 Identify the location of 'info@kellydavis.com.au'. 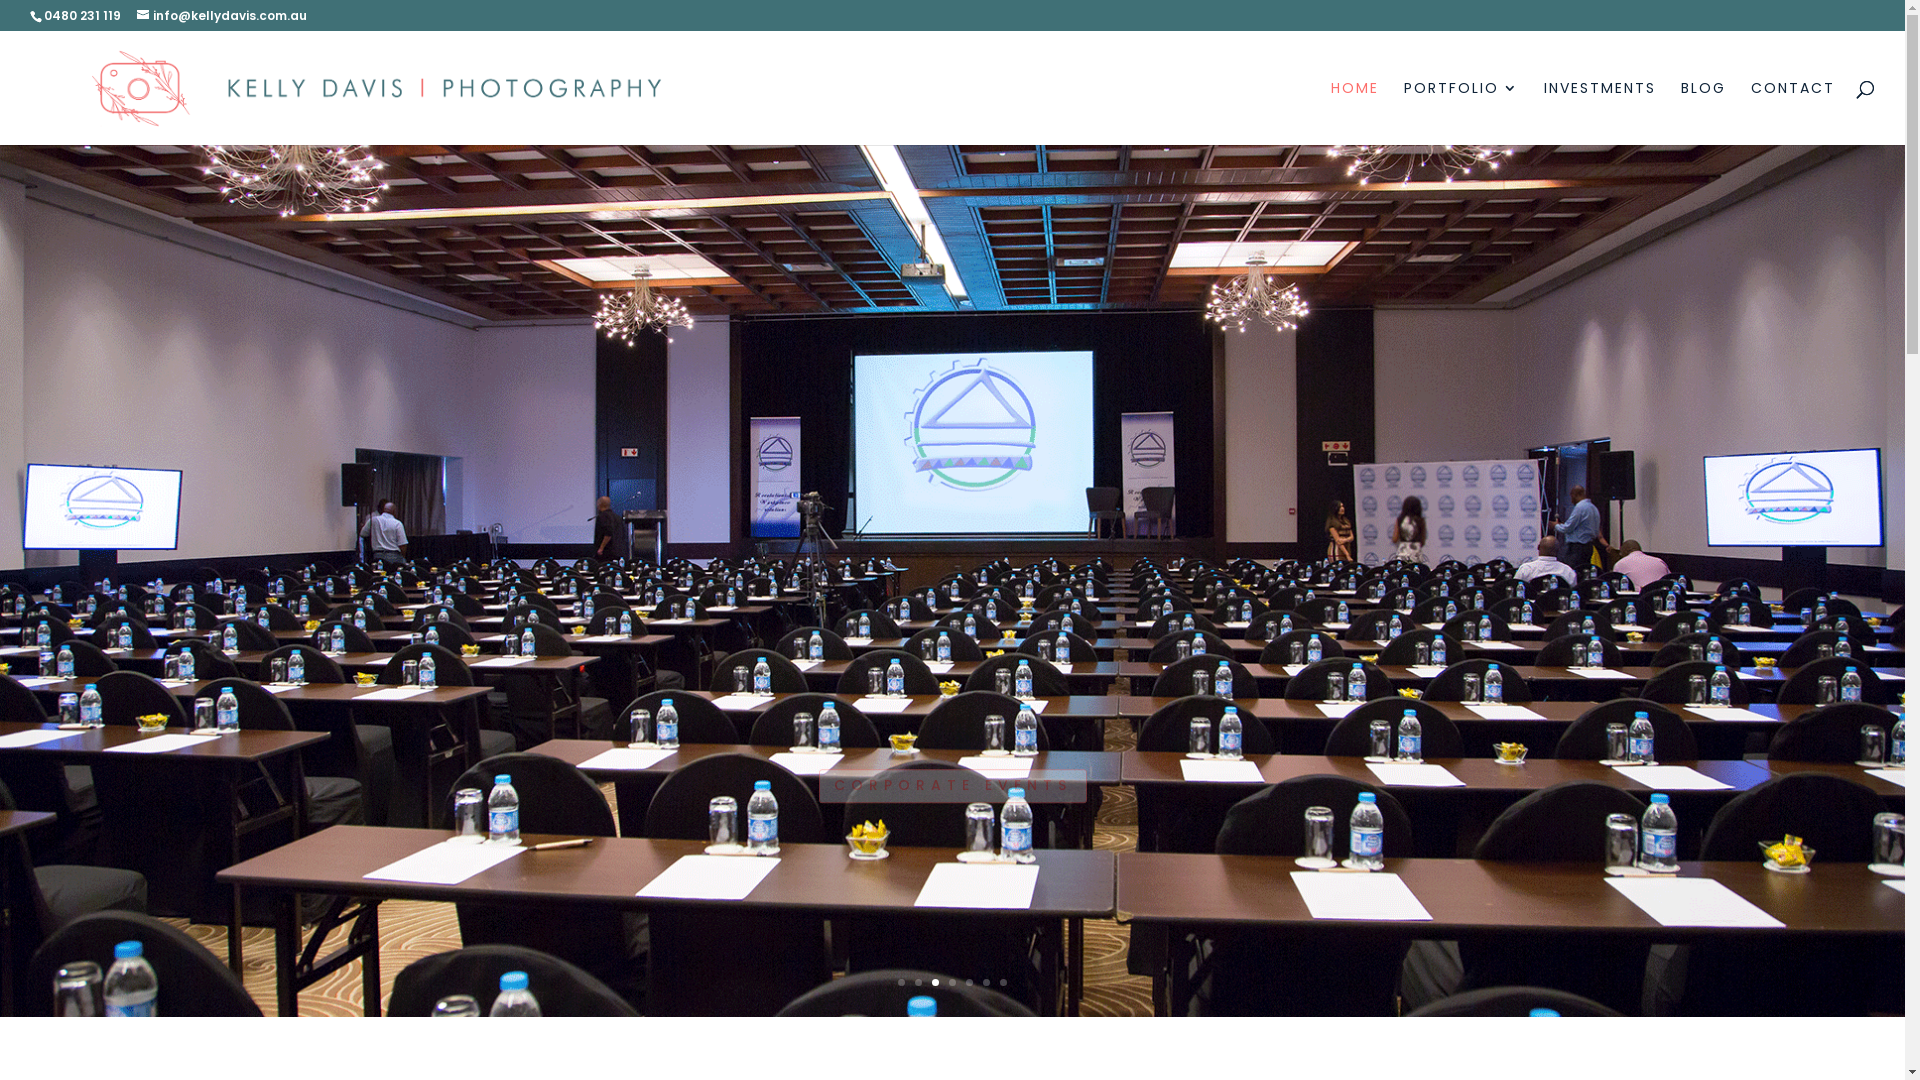
(221, 15).